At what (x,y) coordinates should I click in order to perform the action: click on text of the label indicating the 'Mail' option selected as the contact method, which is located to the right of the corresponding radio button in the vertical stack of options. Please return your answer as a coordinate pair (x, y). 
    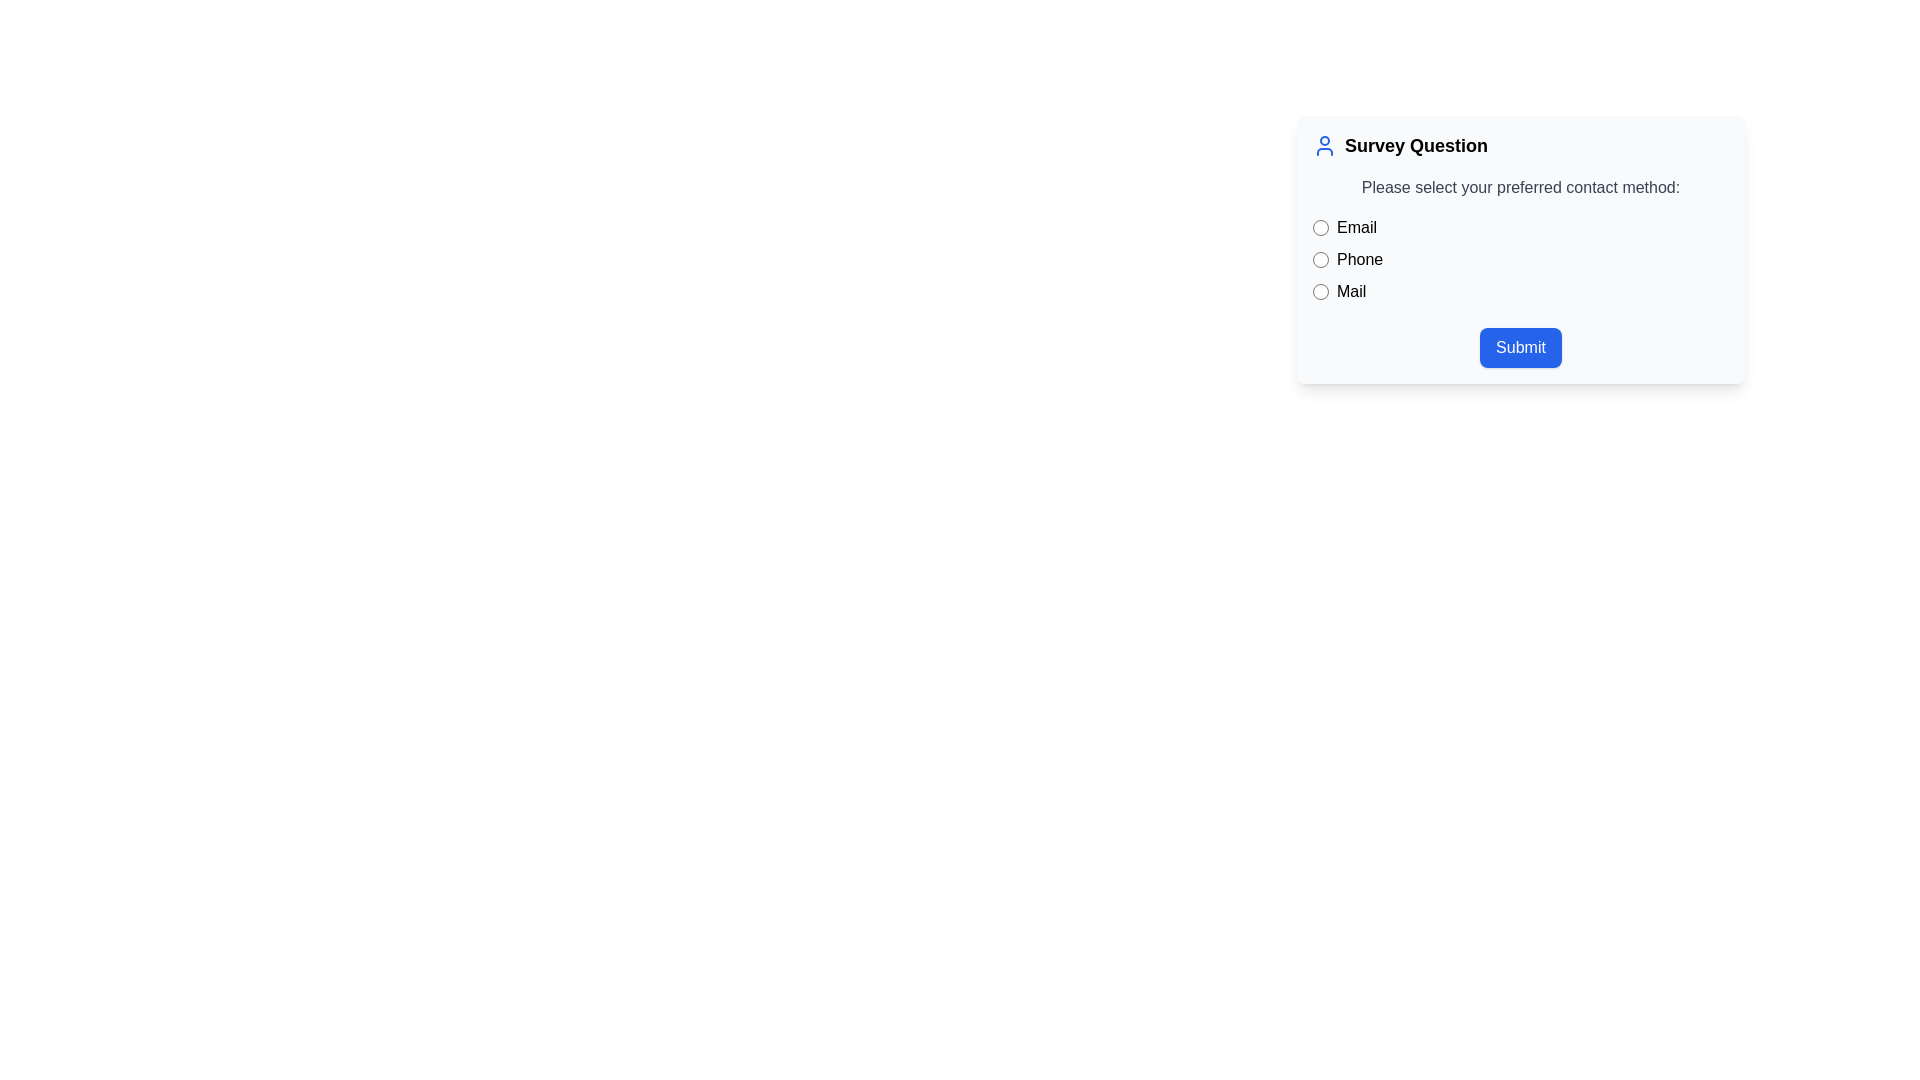
    Looking at the image, I should click on (1351, 292).